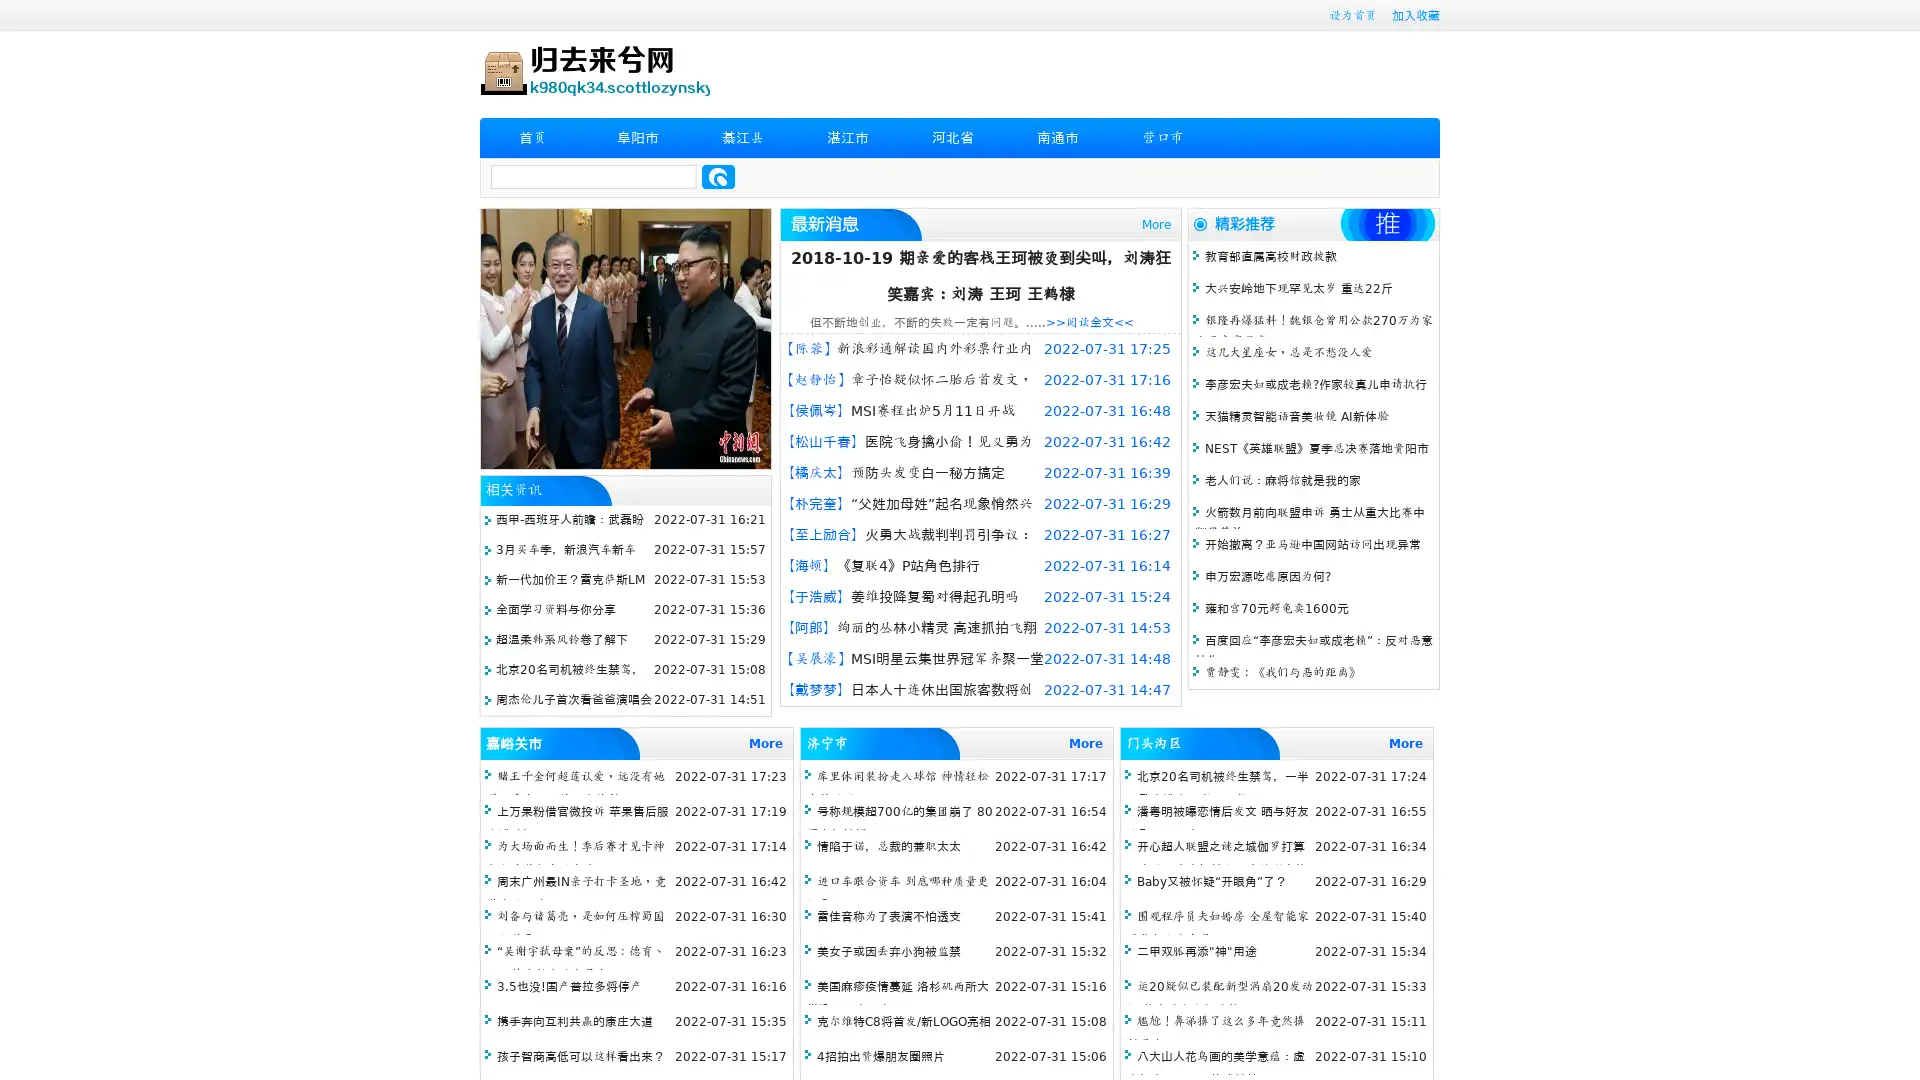 This screenshot has width=1920, height=1080. Describe the element at coordinates (718, 176) in the screenshot. I see `Search` at that location.